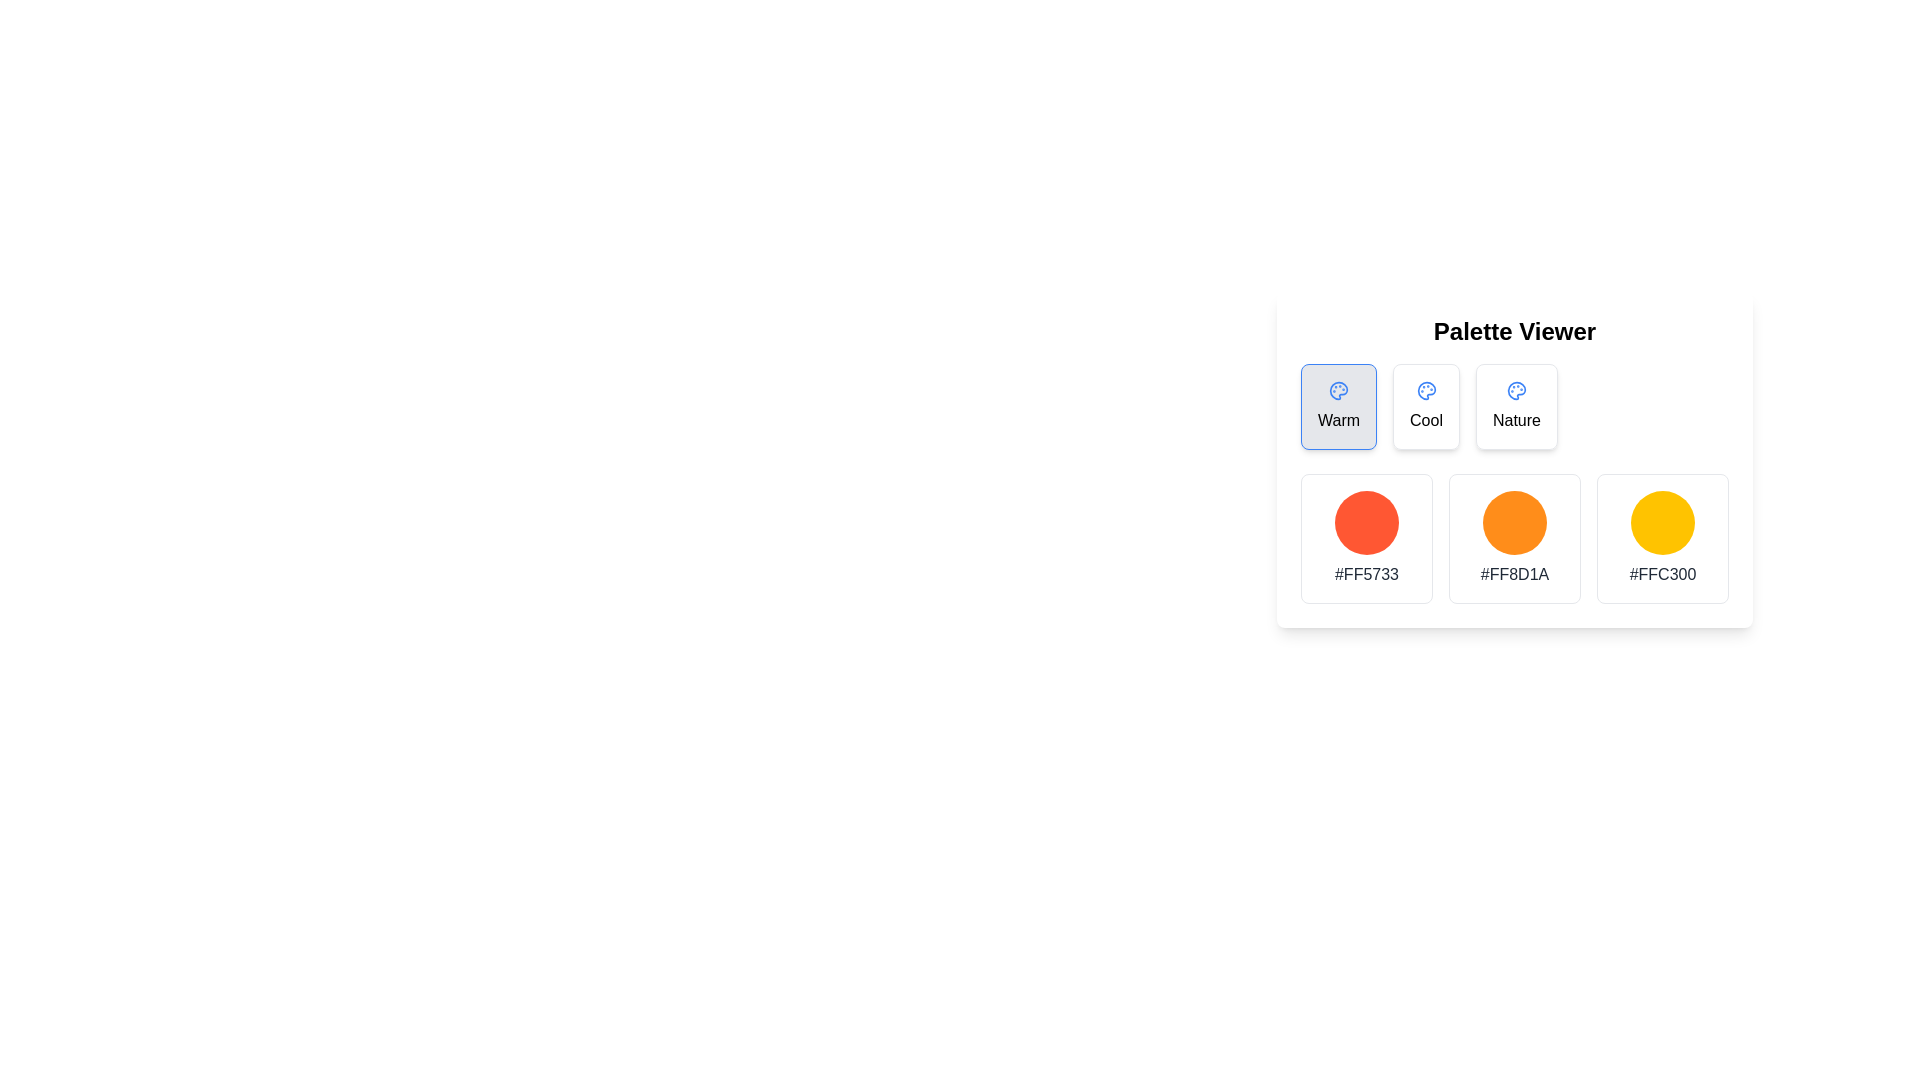 The width and height of the screenshot is (1920, 1080). What do you see at coordinates (1366, 538) in the screenshot?
I see `the first color swatch display in the horizontal grid, which visually represents a color swatch and has a color code labeled below it` at bounding box center [1366, 538].